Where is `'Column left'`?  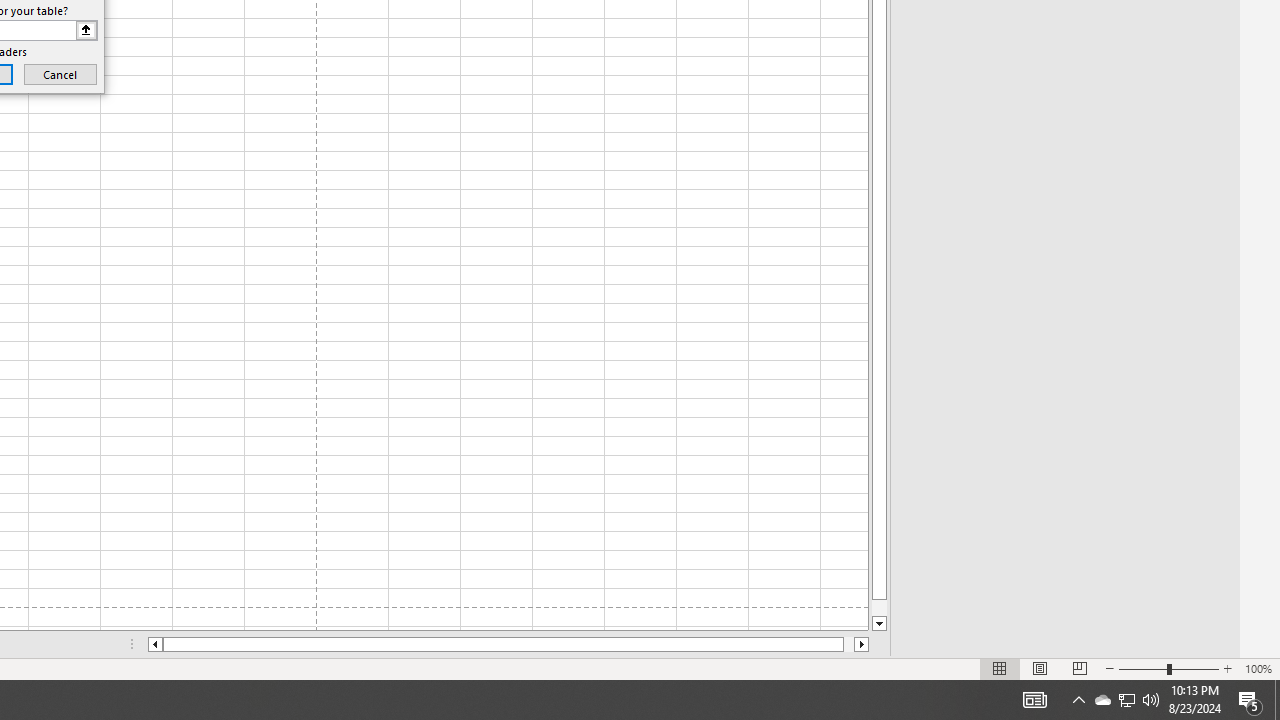
'Column left' is located at coordinates (153, 644).